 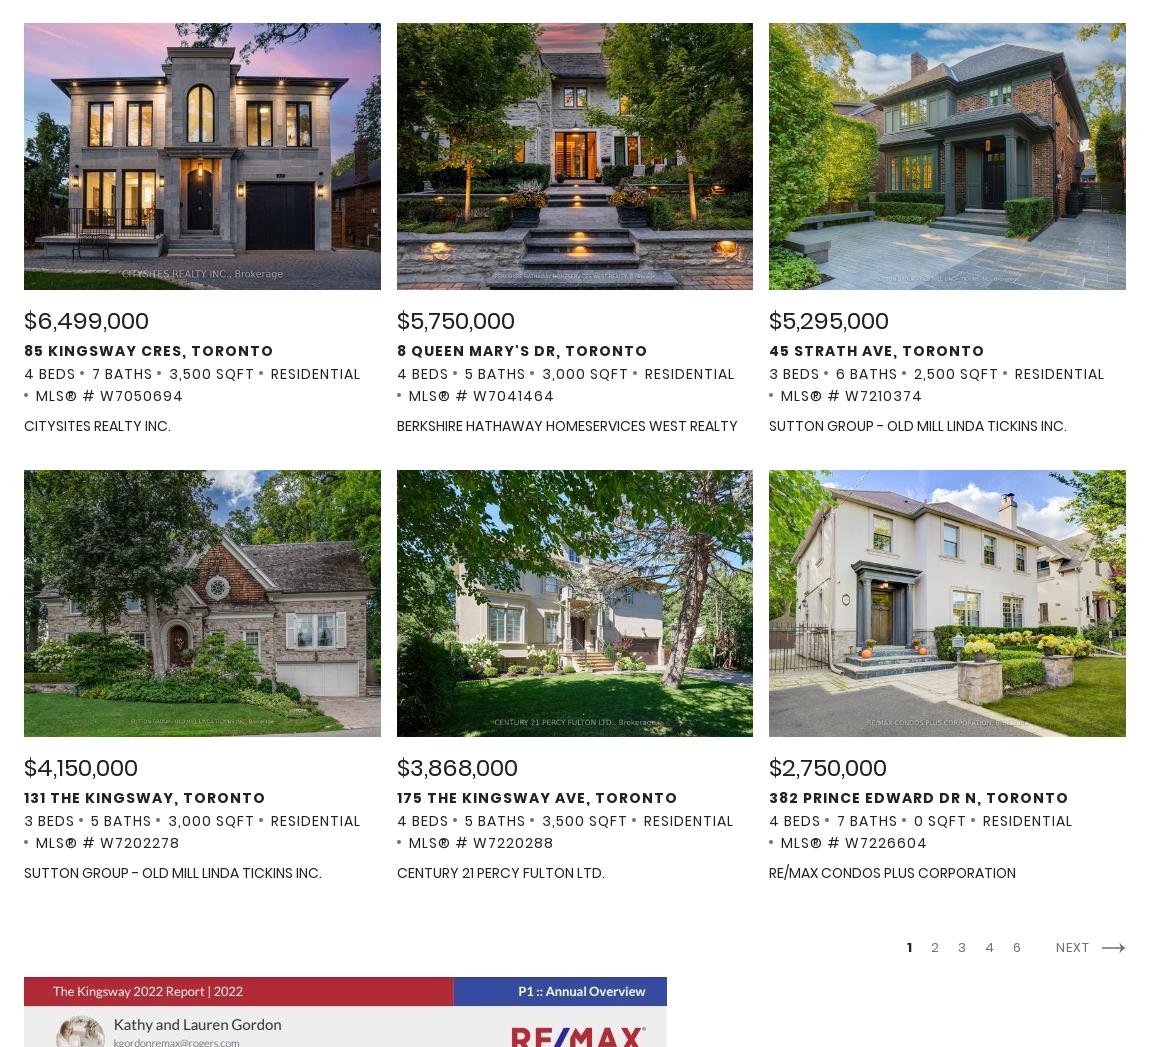 What do you see at coordinates (566, 425) in the screenshot?
I see `'BERKSHIRE HATHAWAY HOMESERVICES WEST REALTY'` at bounding box center [566, 425].